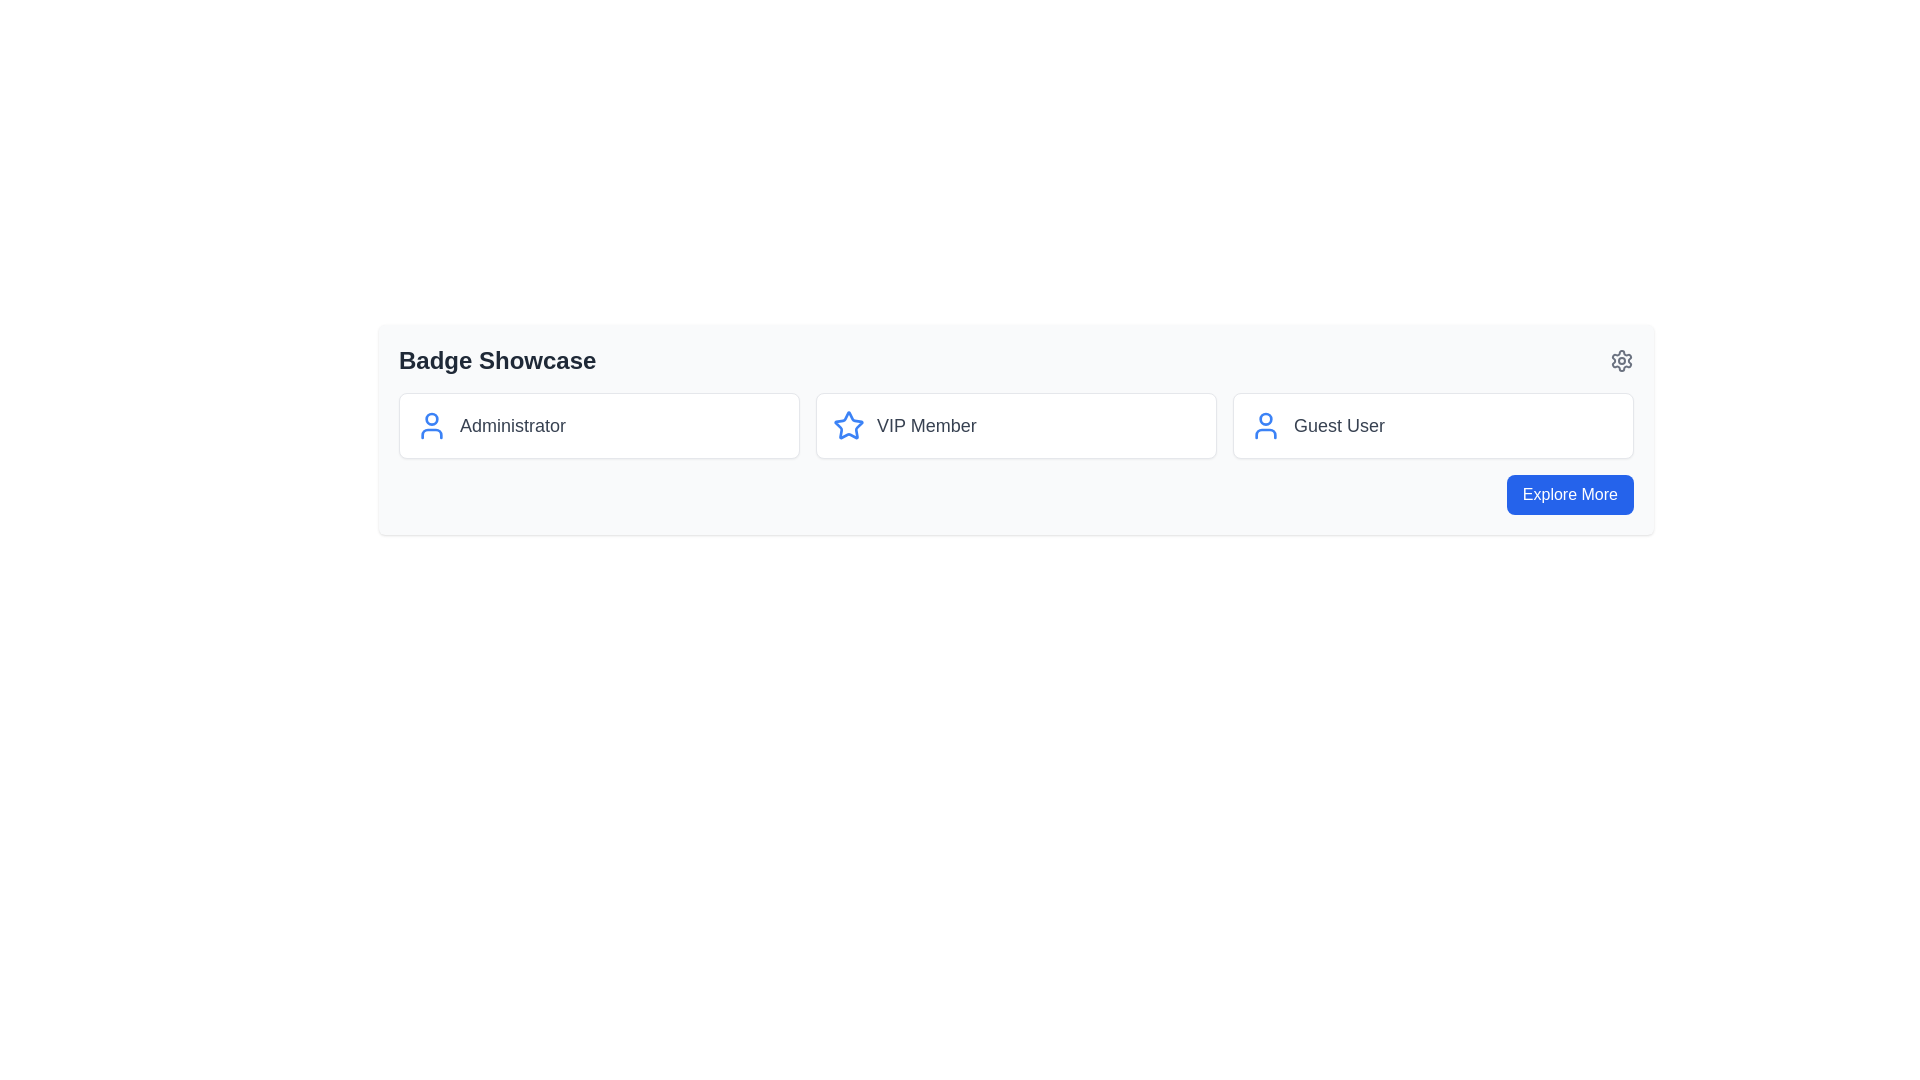 The image size is (1920, 1080). What do you see at coordinates (598, 424) in the screenshot?
I see `the 'Administrator' role Card item located in the 'Badge Showcase' section, which is the first card in the grid layout` at bounding box center [598, 424].